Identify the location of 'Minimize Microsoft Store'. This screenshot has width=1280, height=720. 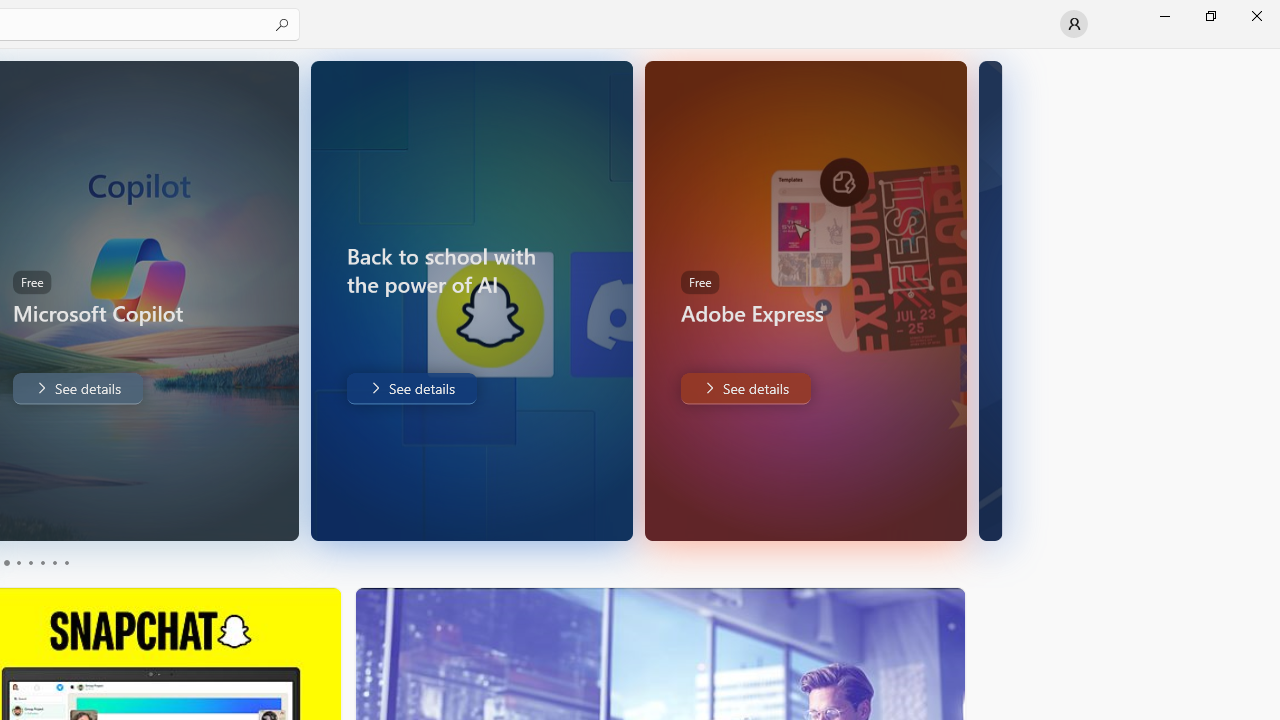
(1164, 15).